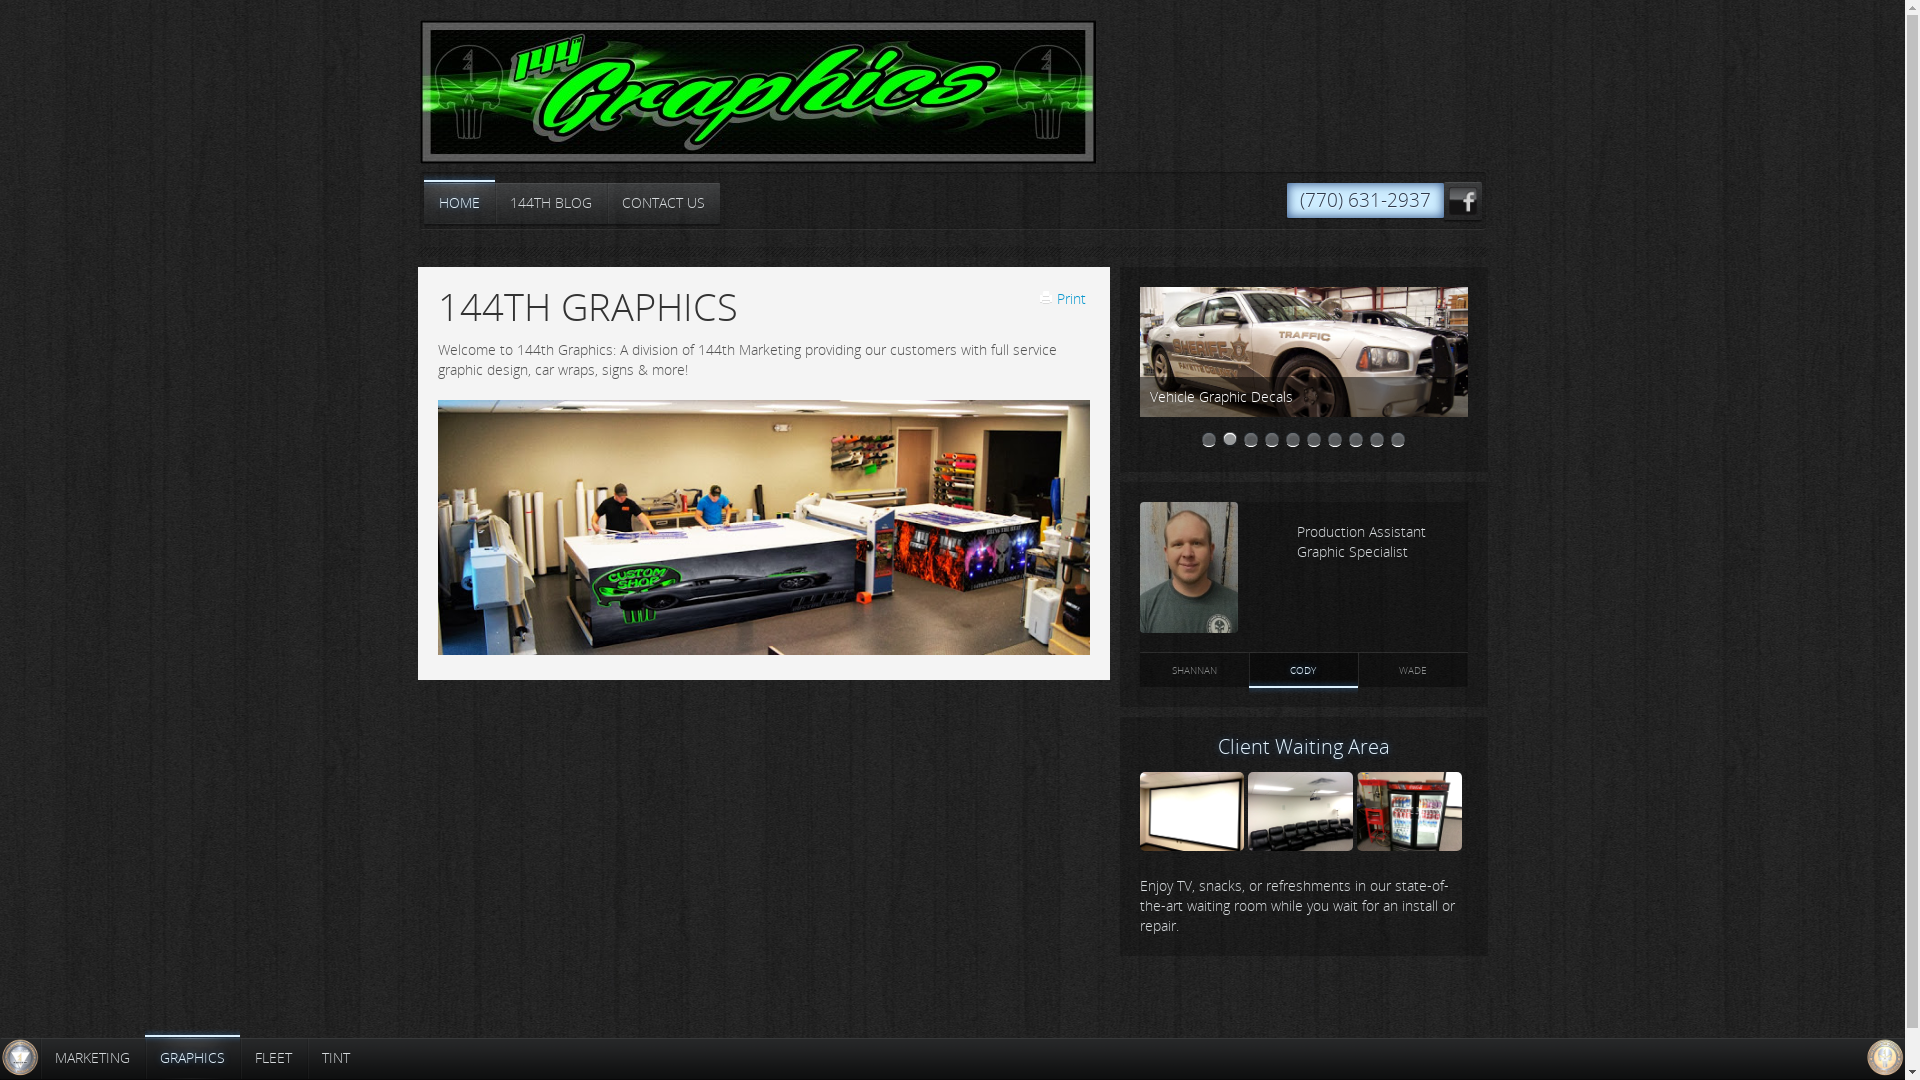 The image size is (1920, 1080). What do you see at coordinates (1062, 298) in the screenshot?
I see `' Print '` at bounding box center [1062, 298].